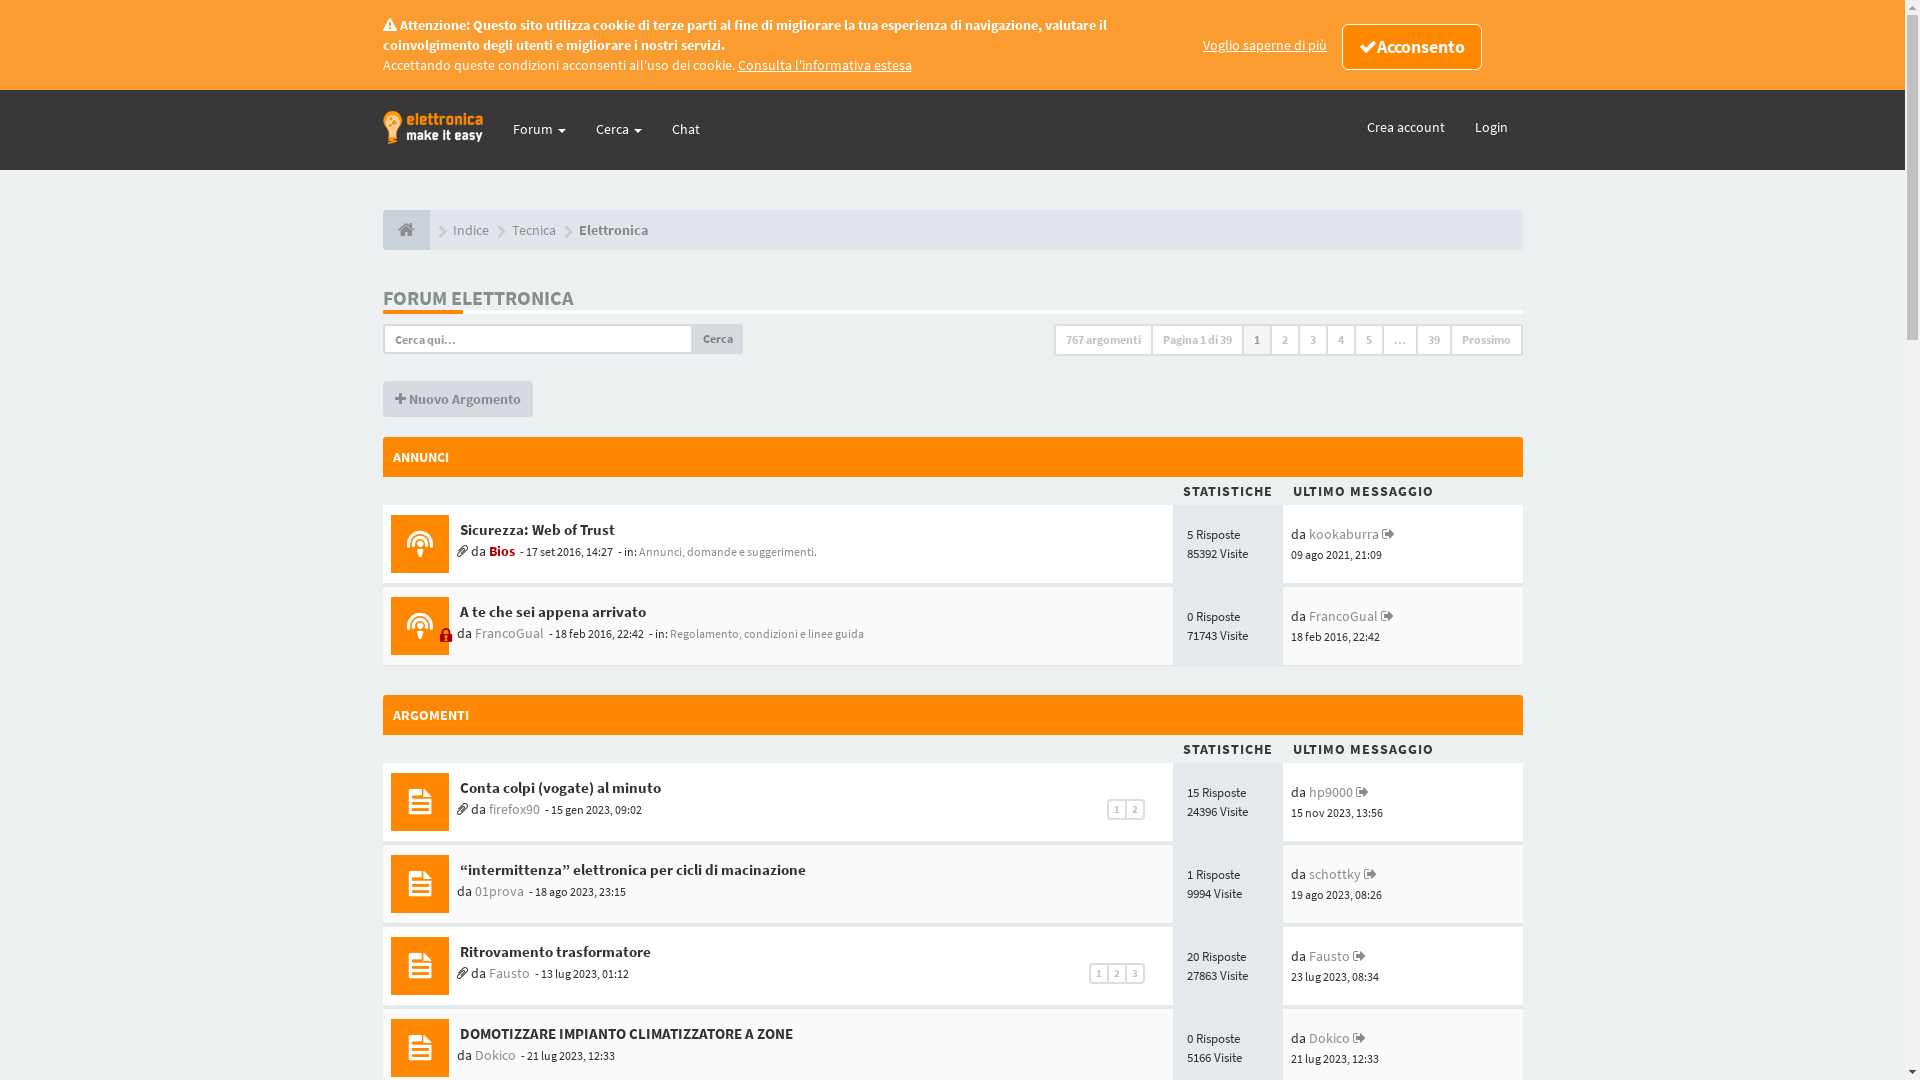 Image resolution: width=1920 pixels, height=1080 pixels. What do you see at coordinates (455, 398) in the screenshot?
I see `' Nuovo Argomento'` at bounding box center [455, 398].